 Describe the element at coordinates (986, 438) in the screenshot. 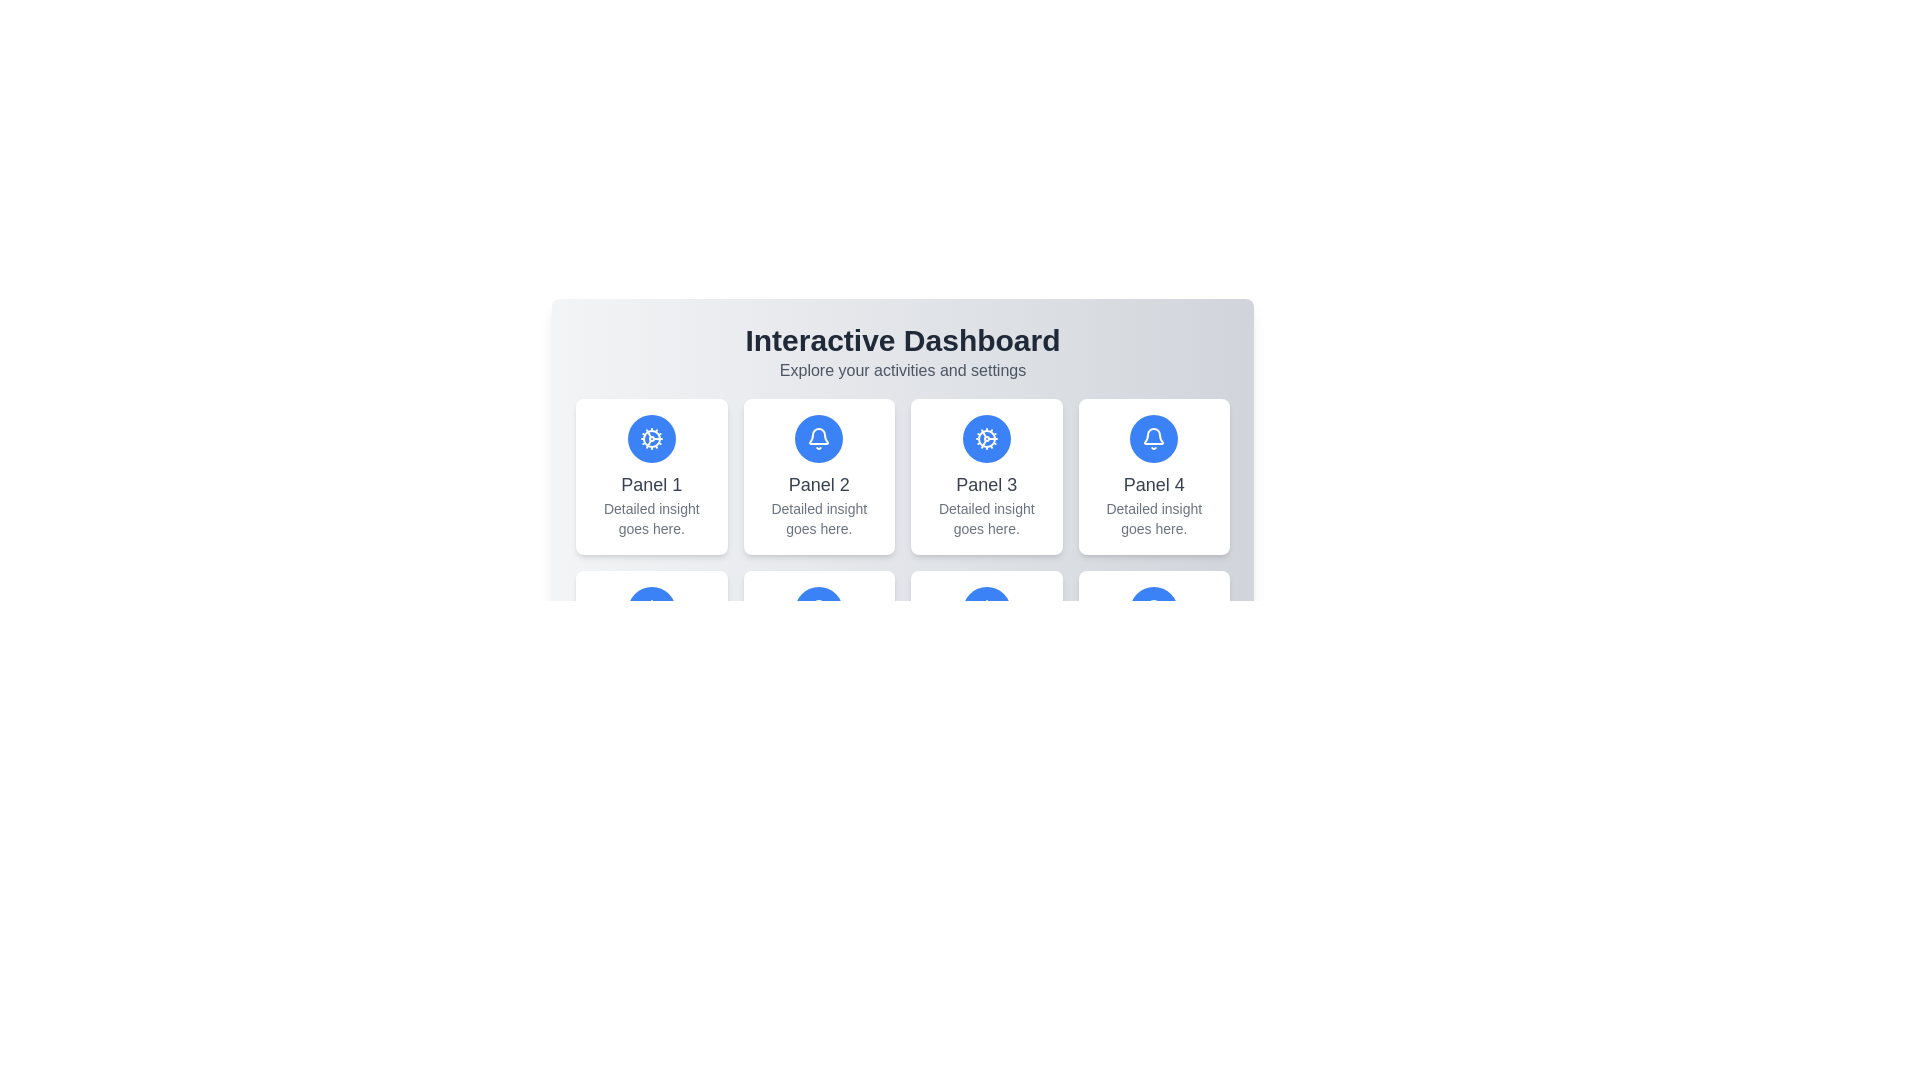

I see `the settings icon located in the top-left panel of a 2-row, 4-column grid layout, which is the first element in its row and column` at that location.